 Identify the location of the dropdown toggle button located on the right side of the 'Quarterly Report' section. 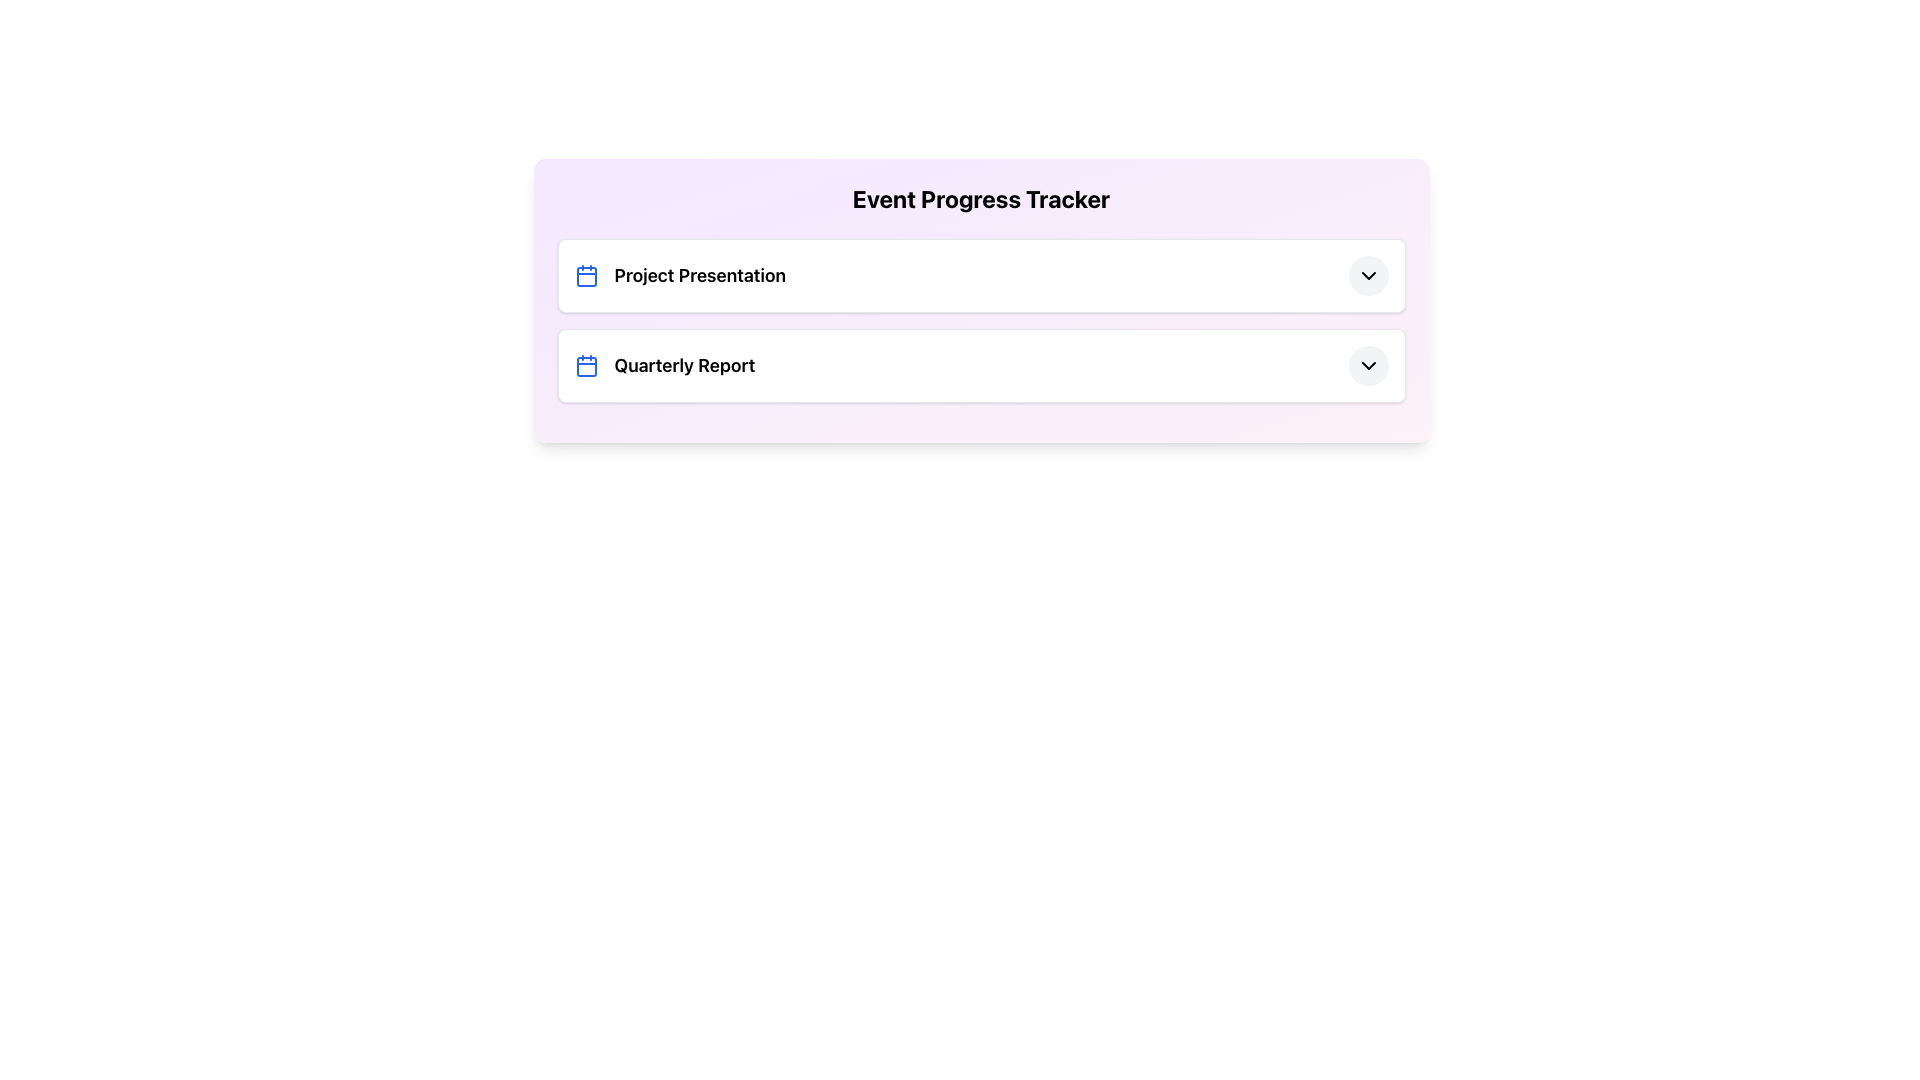
(1367, 366).